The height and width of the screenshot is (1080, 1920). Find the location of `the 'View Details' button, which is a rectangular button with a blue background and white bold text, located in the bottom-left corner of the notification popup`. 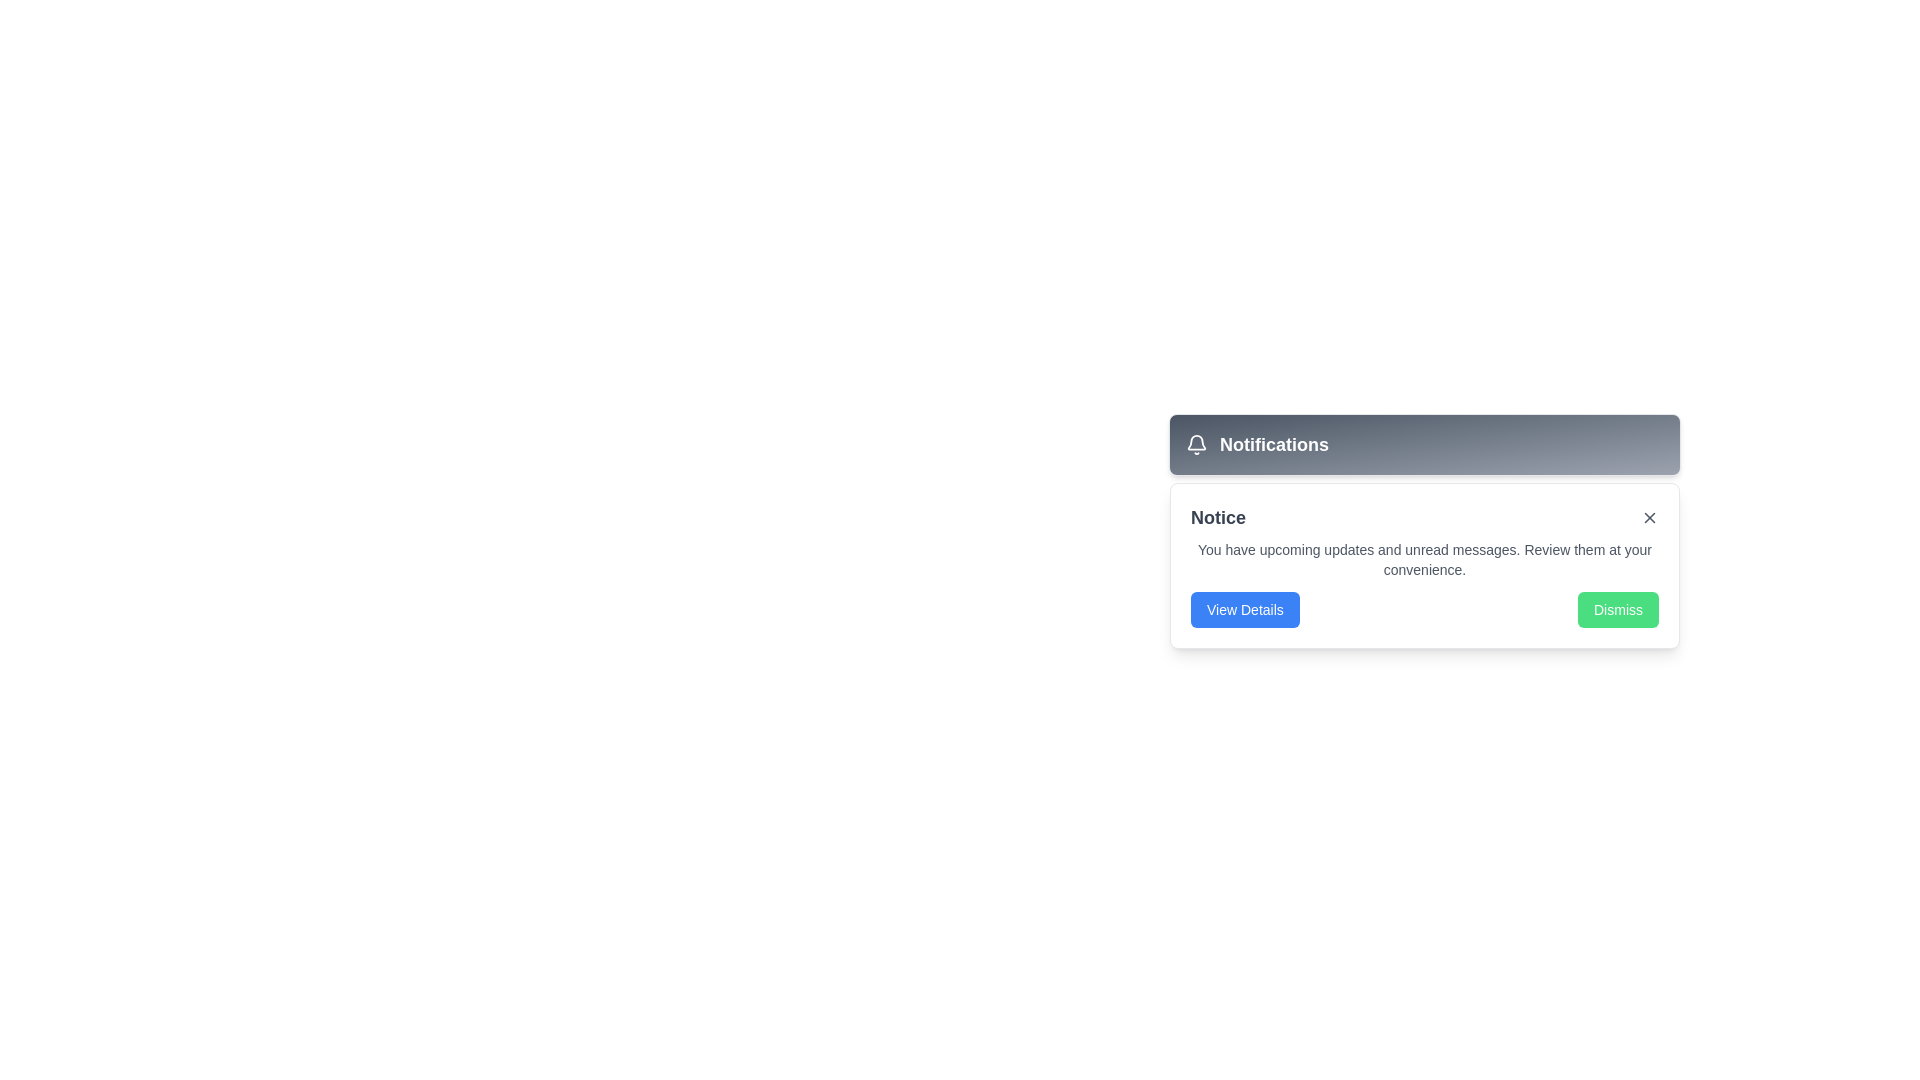

the 'View Details' button, which is a rectangular button with a blue background and white bold text, located in the bottom-left corner of the notification popup is located at coordinates (1244, 608).